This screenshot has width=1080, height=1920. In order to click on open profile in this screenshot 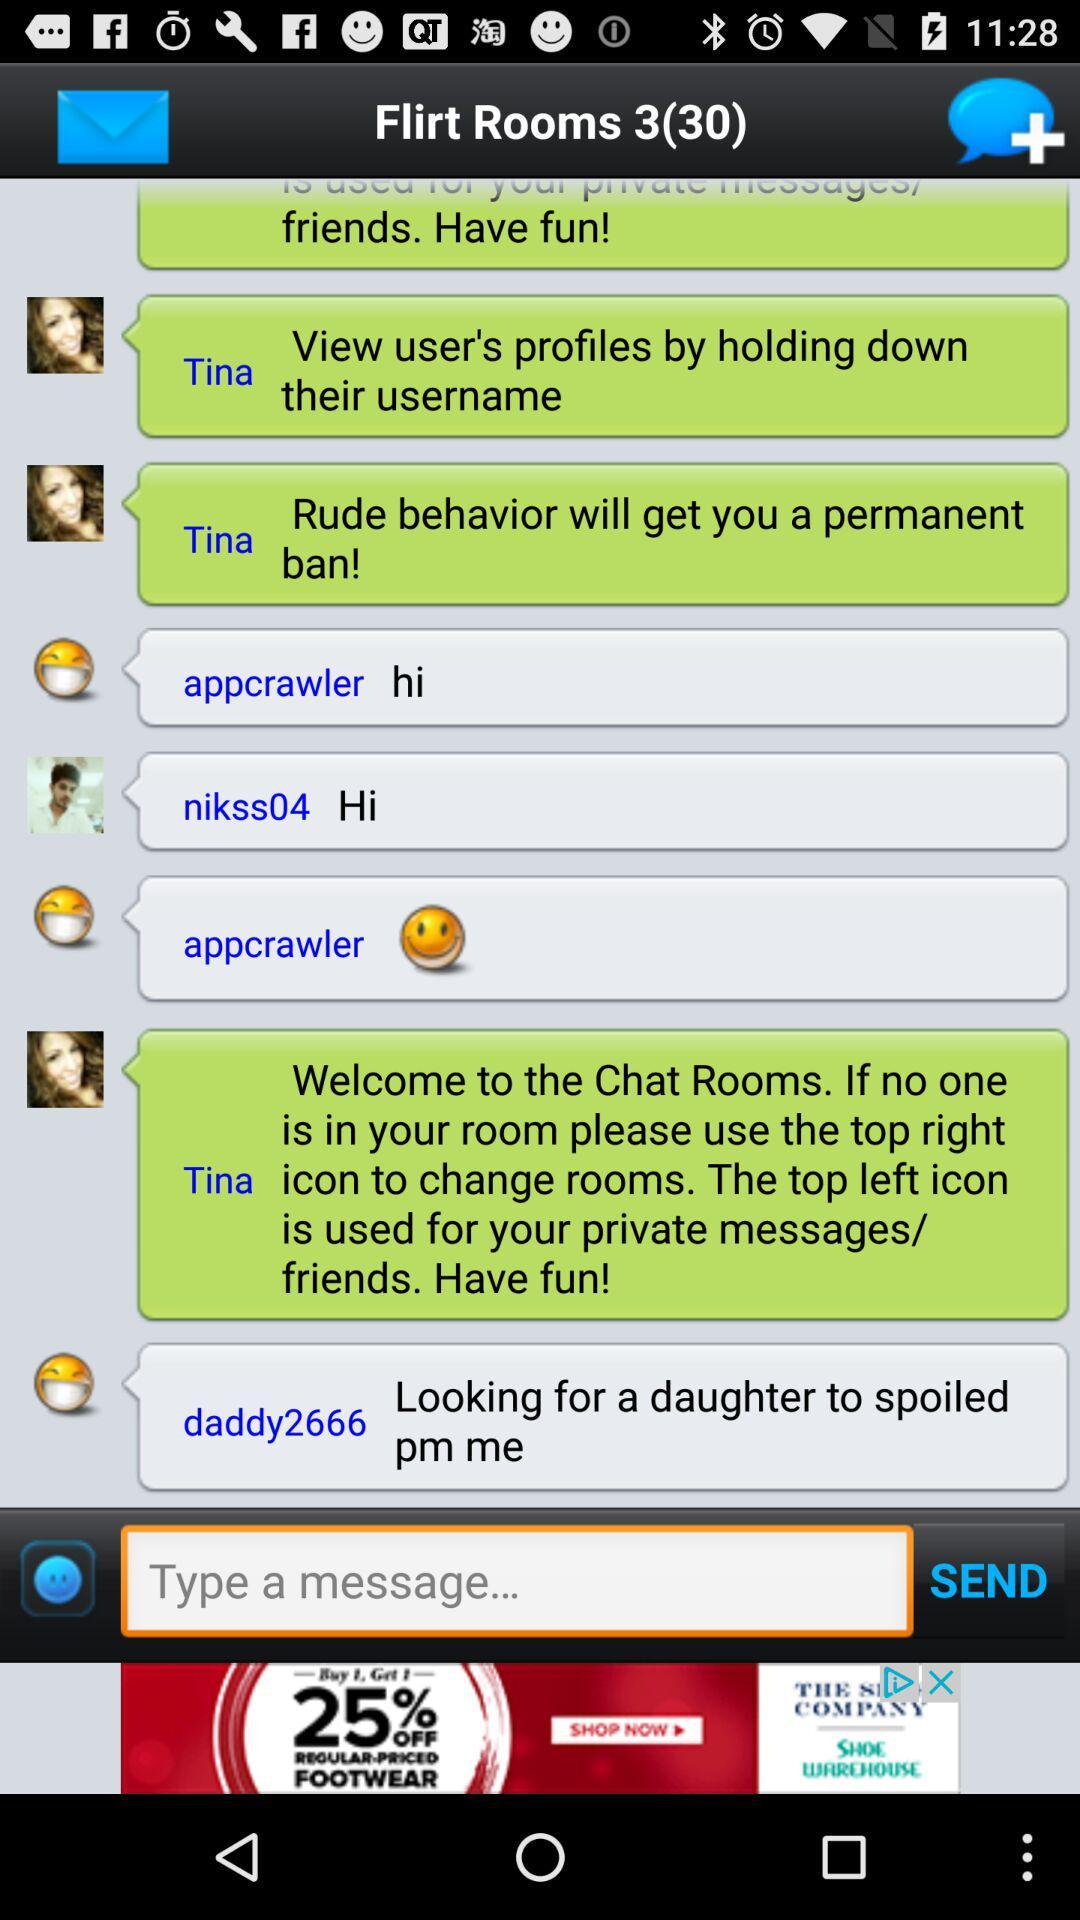, I will do `click(64, 917)`.